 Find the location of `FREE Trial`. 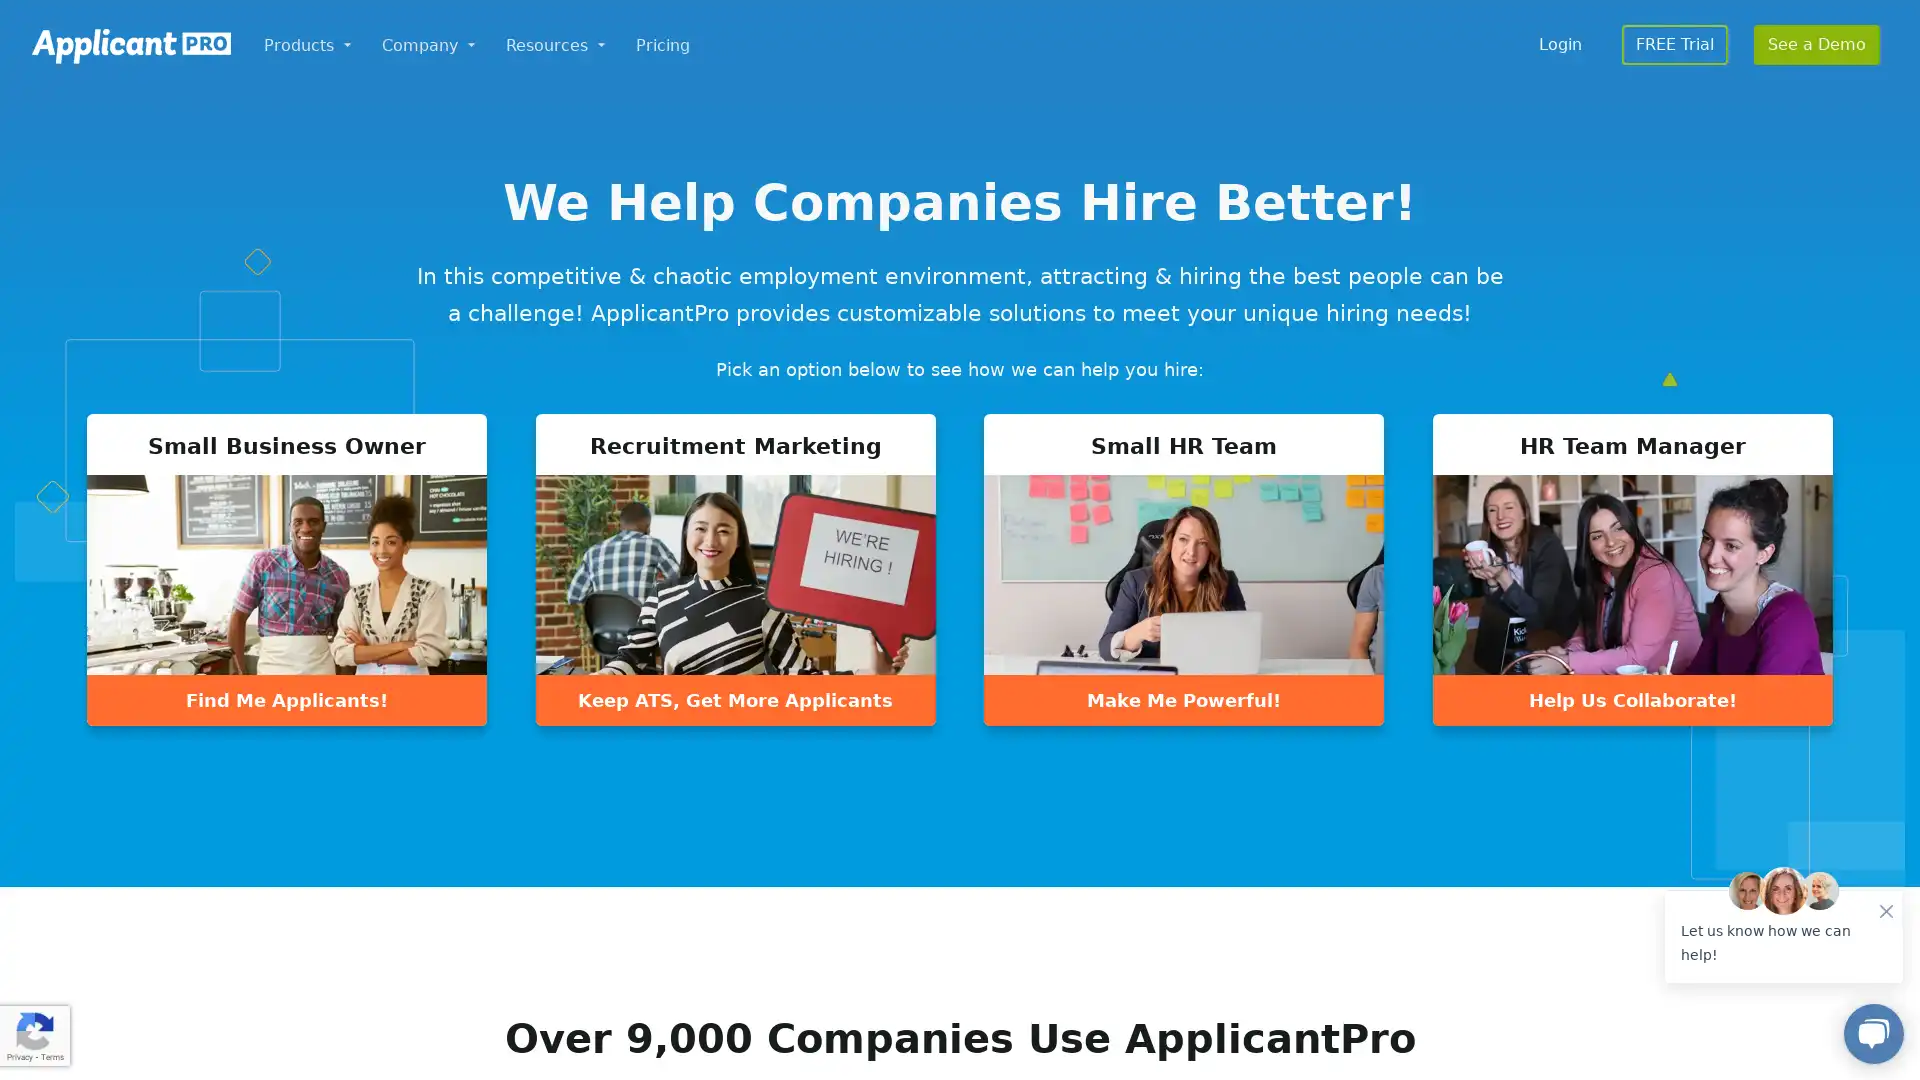

FREE Trial is located at coordinates (1675, 45).